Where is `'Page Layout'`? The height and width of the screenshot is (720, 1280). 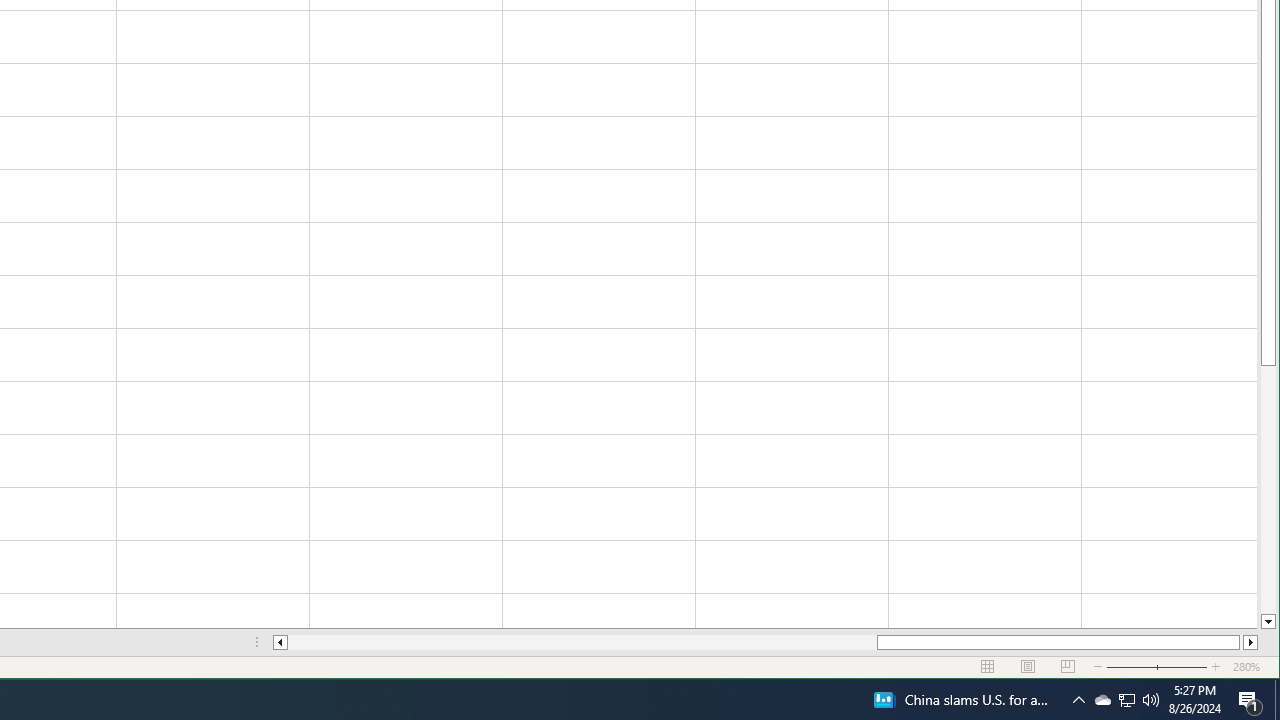 'Page Layout' is located at coordinates (988, 667).